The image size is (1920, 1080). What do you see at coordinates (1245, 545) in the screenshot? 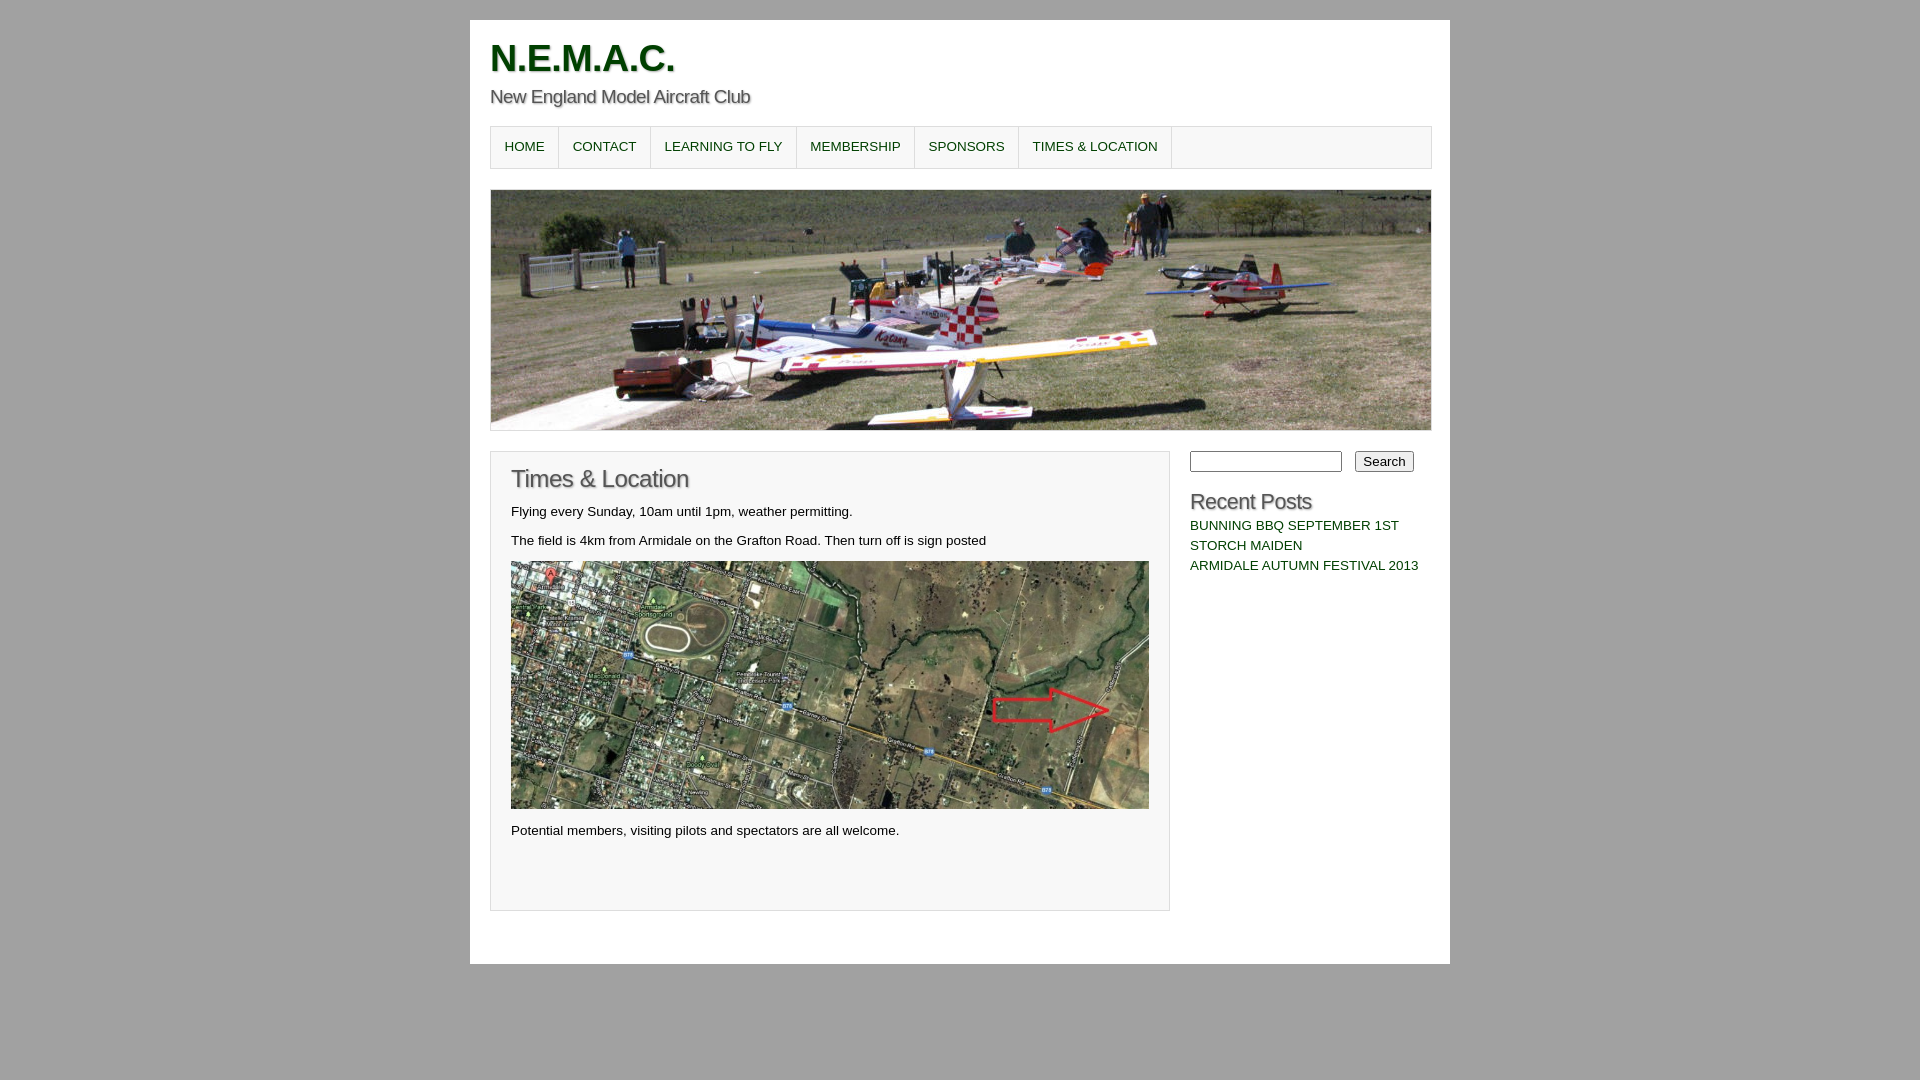
I see `'STORCH MAIDEN'` at bounding box center [1245, 545].